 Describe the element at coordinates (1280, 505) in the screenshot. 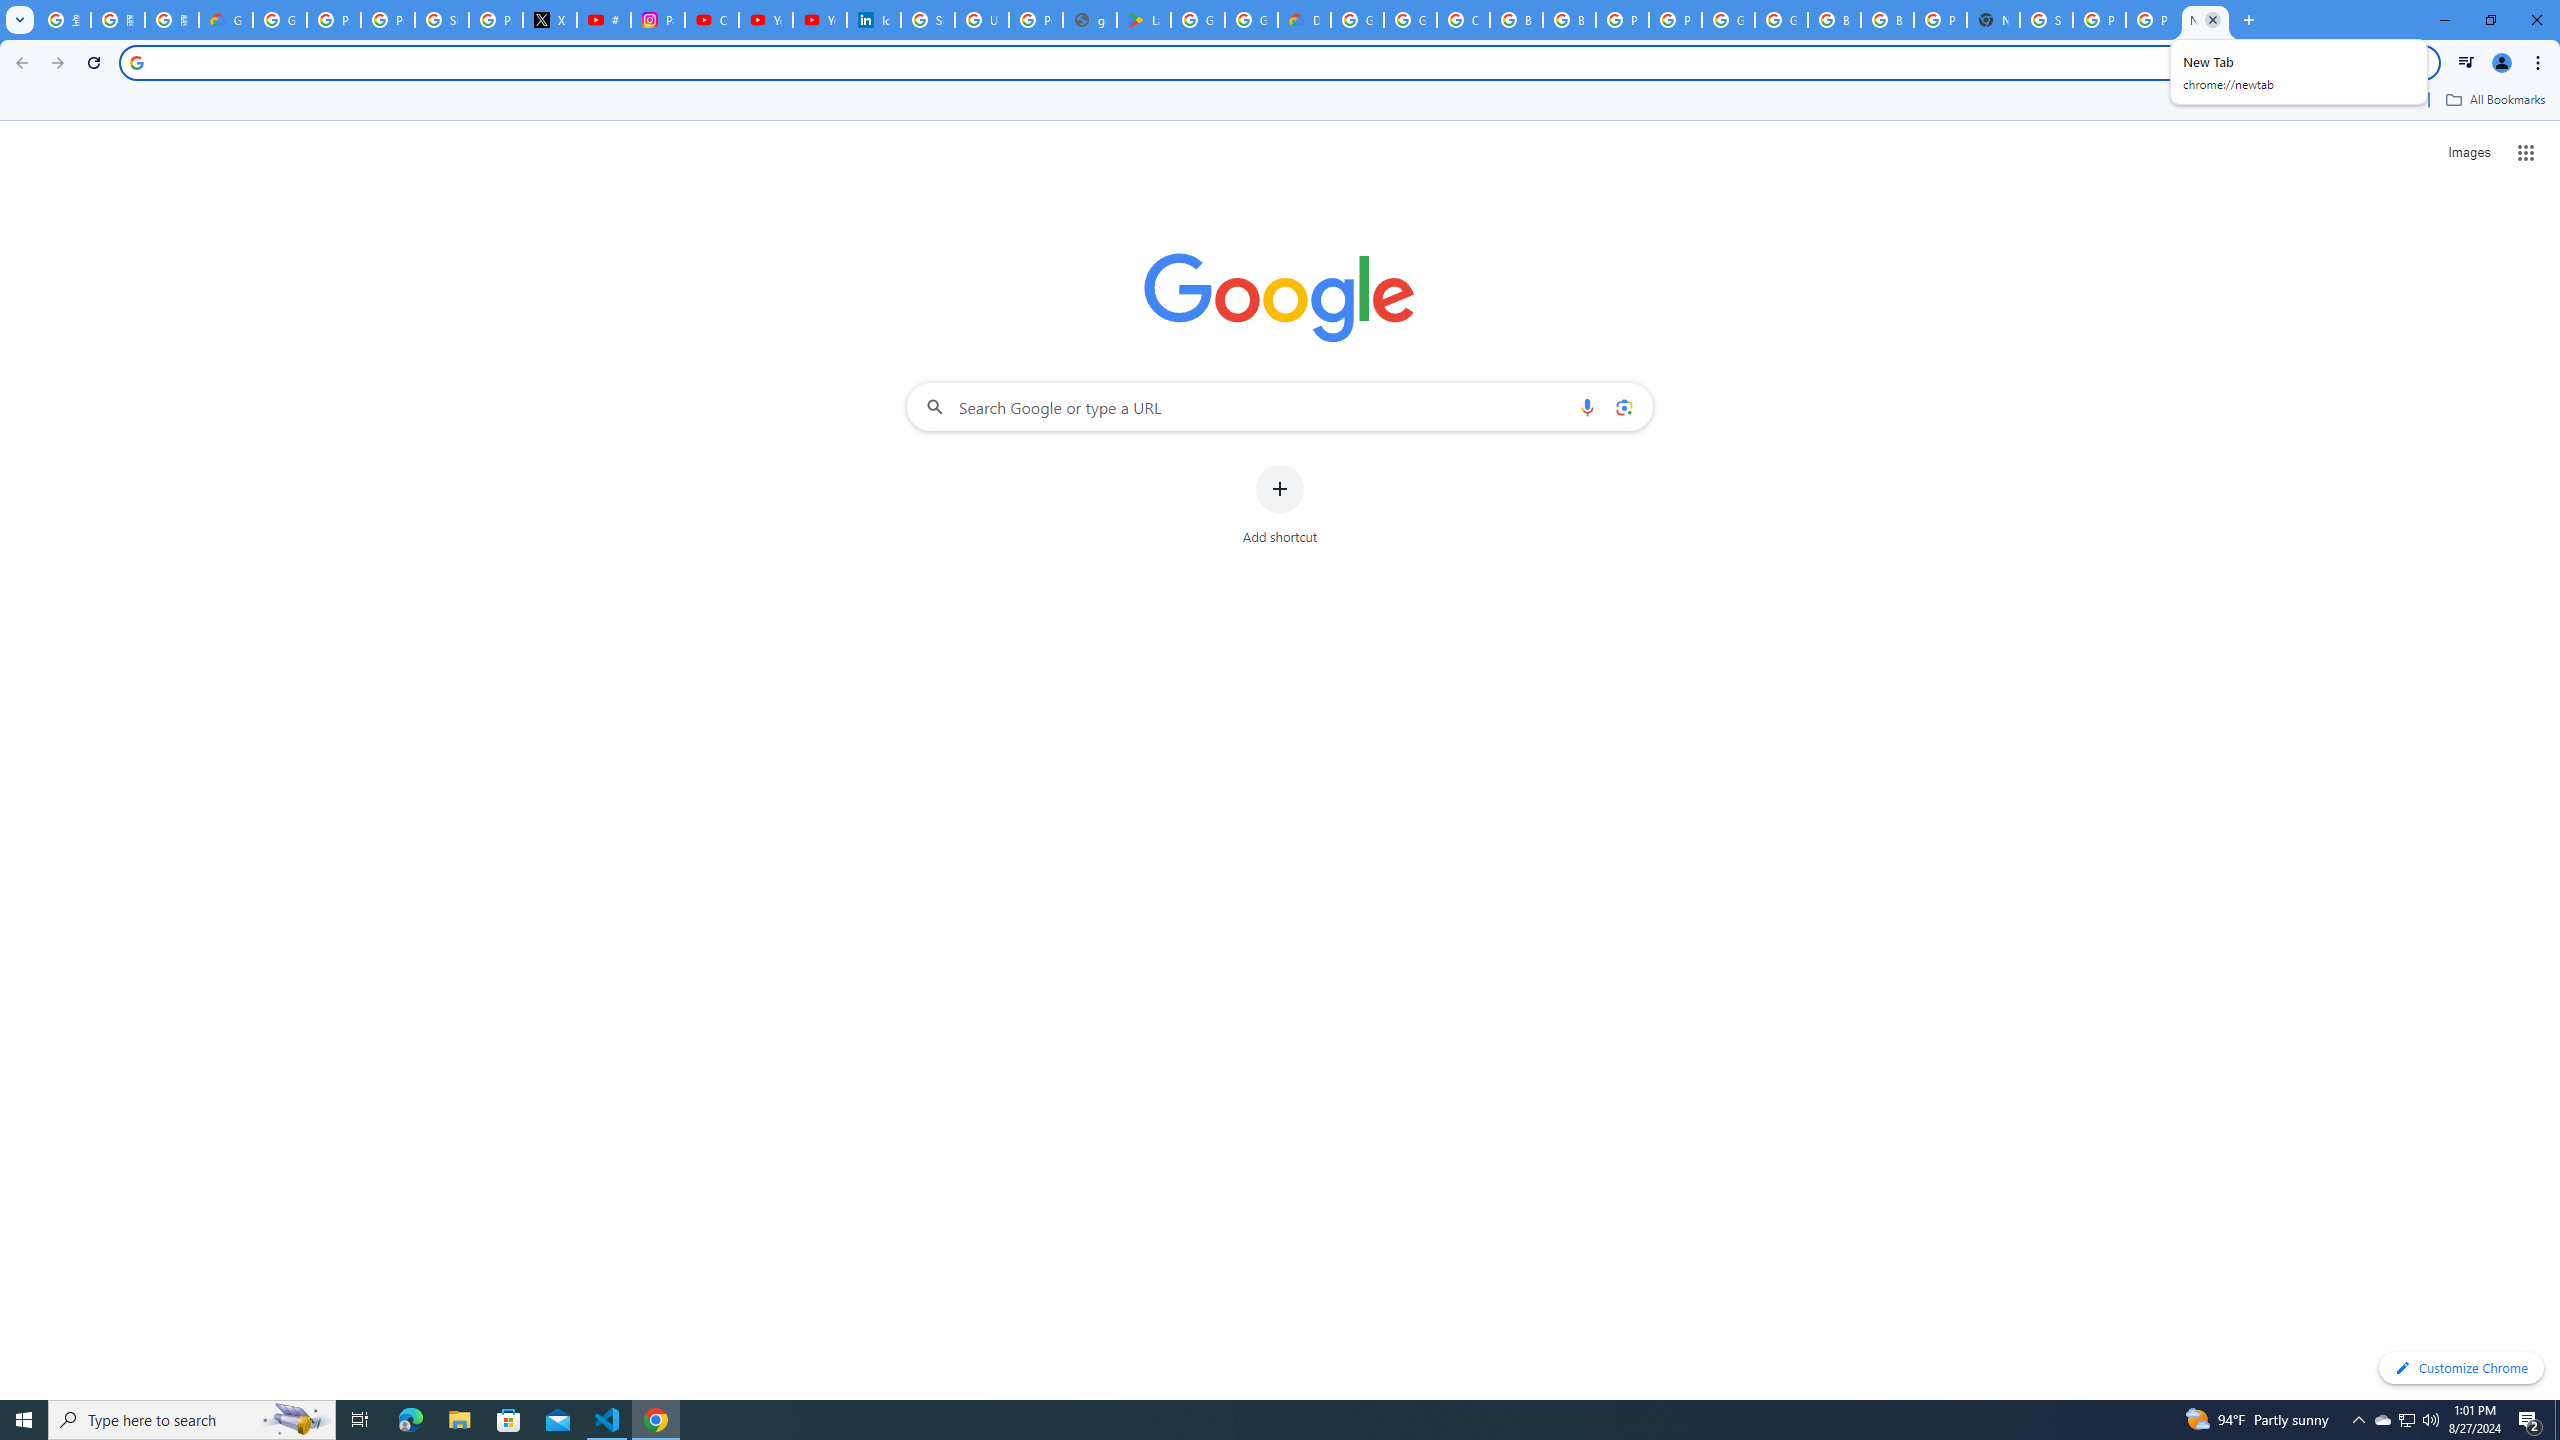

I see `'Add shortcut'` at that location.